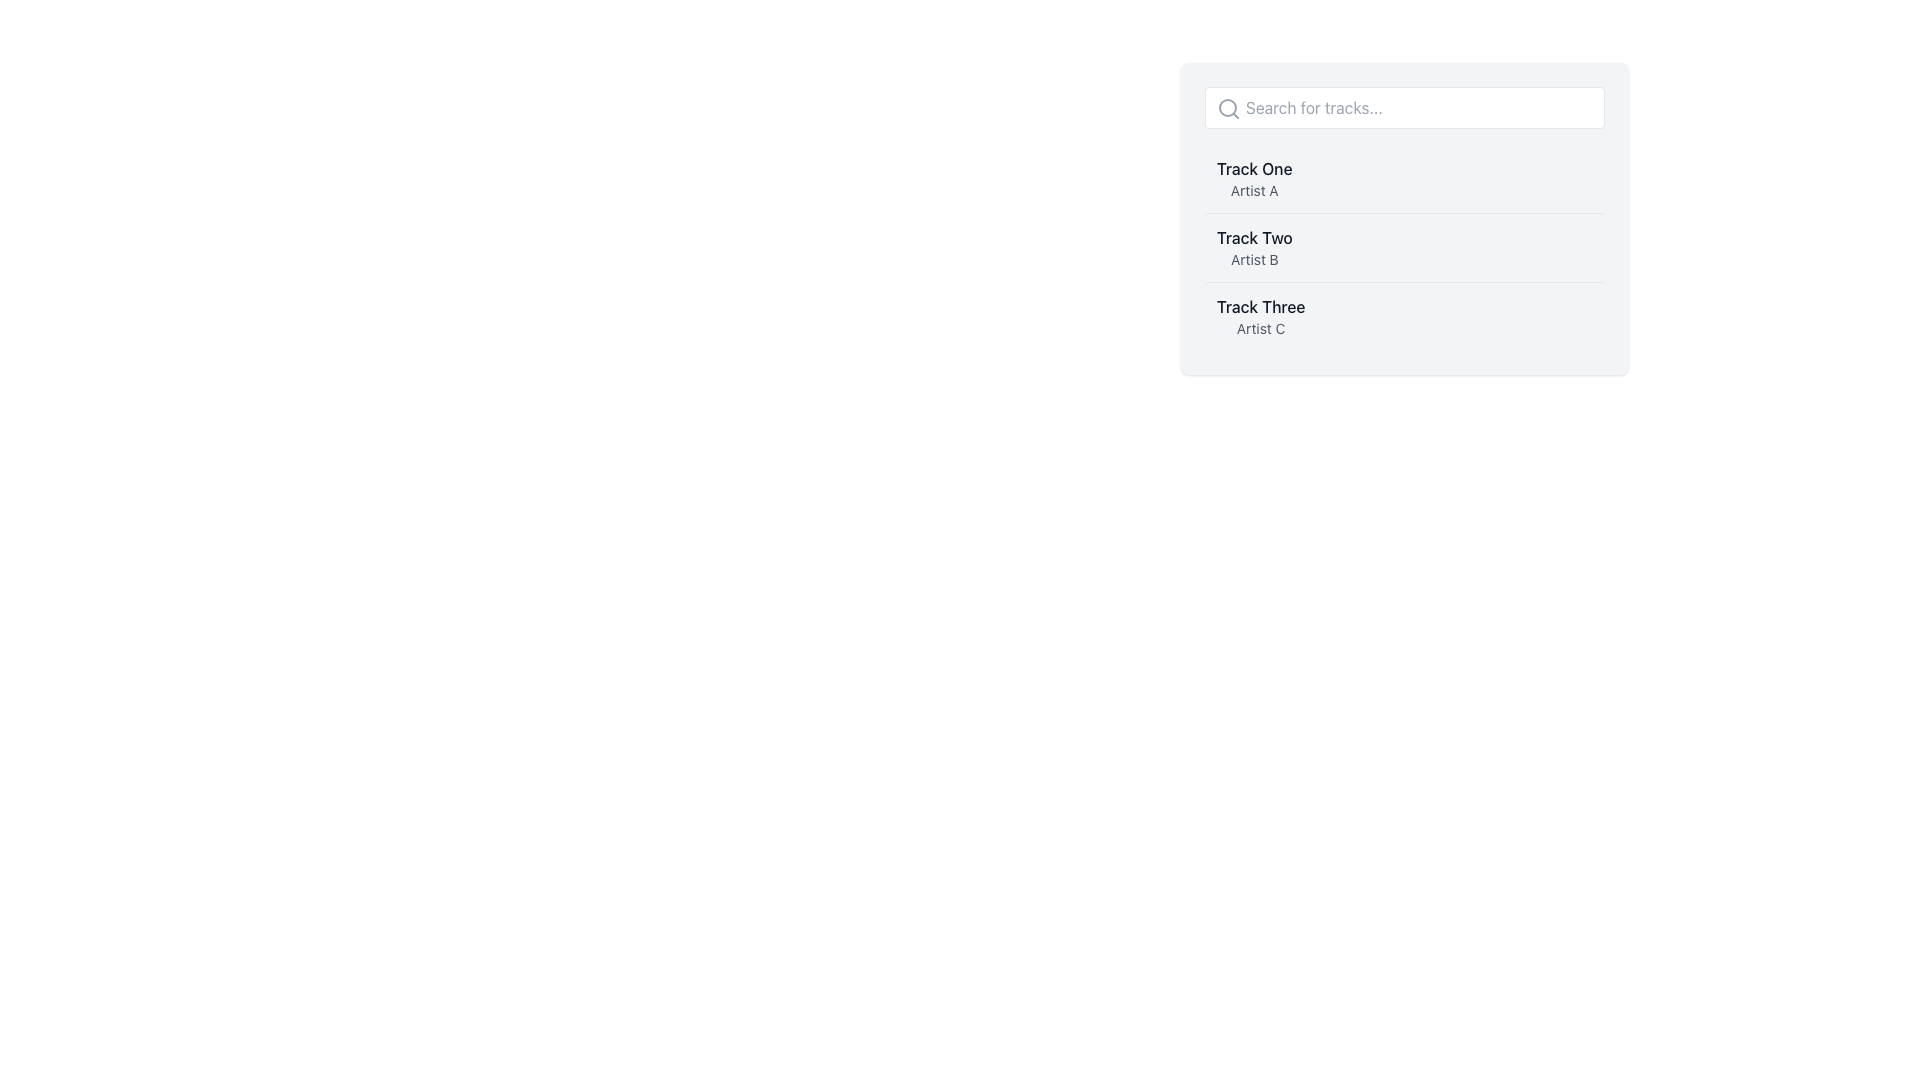 The image size is (1920, 1080). I want to click on the magnifying glass icon located in the leftmost section of the search bar, which has a simple line design and is styled in grey, so click(1227, 108).